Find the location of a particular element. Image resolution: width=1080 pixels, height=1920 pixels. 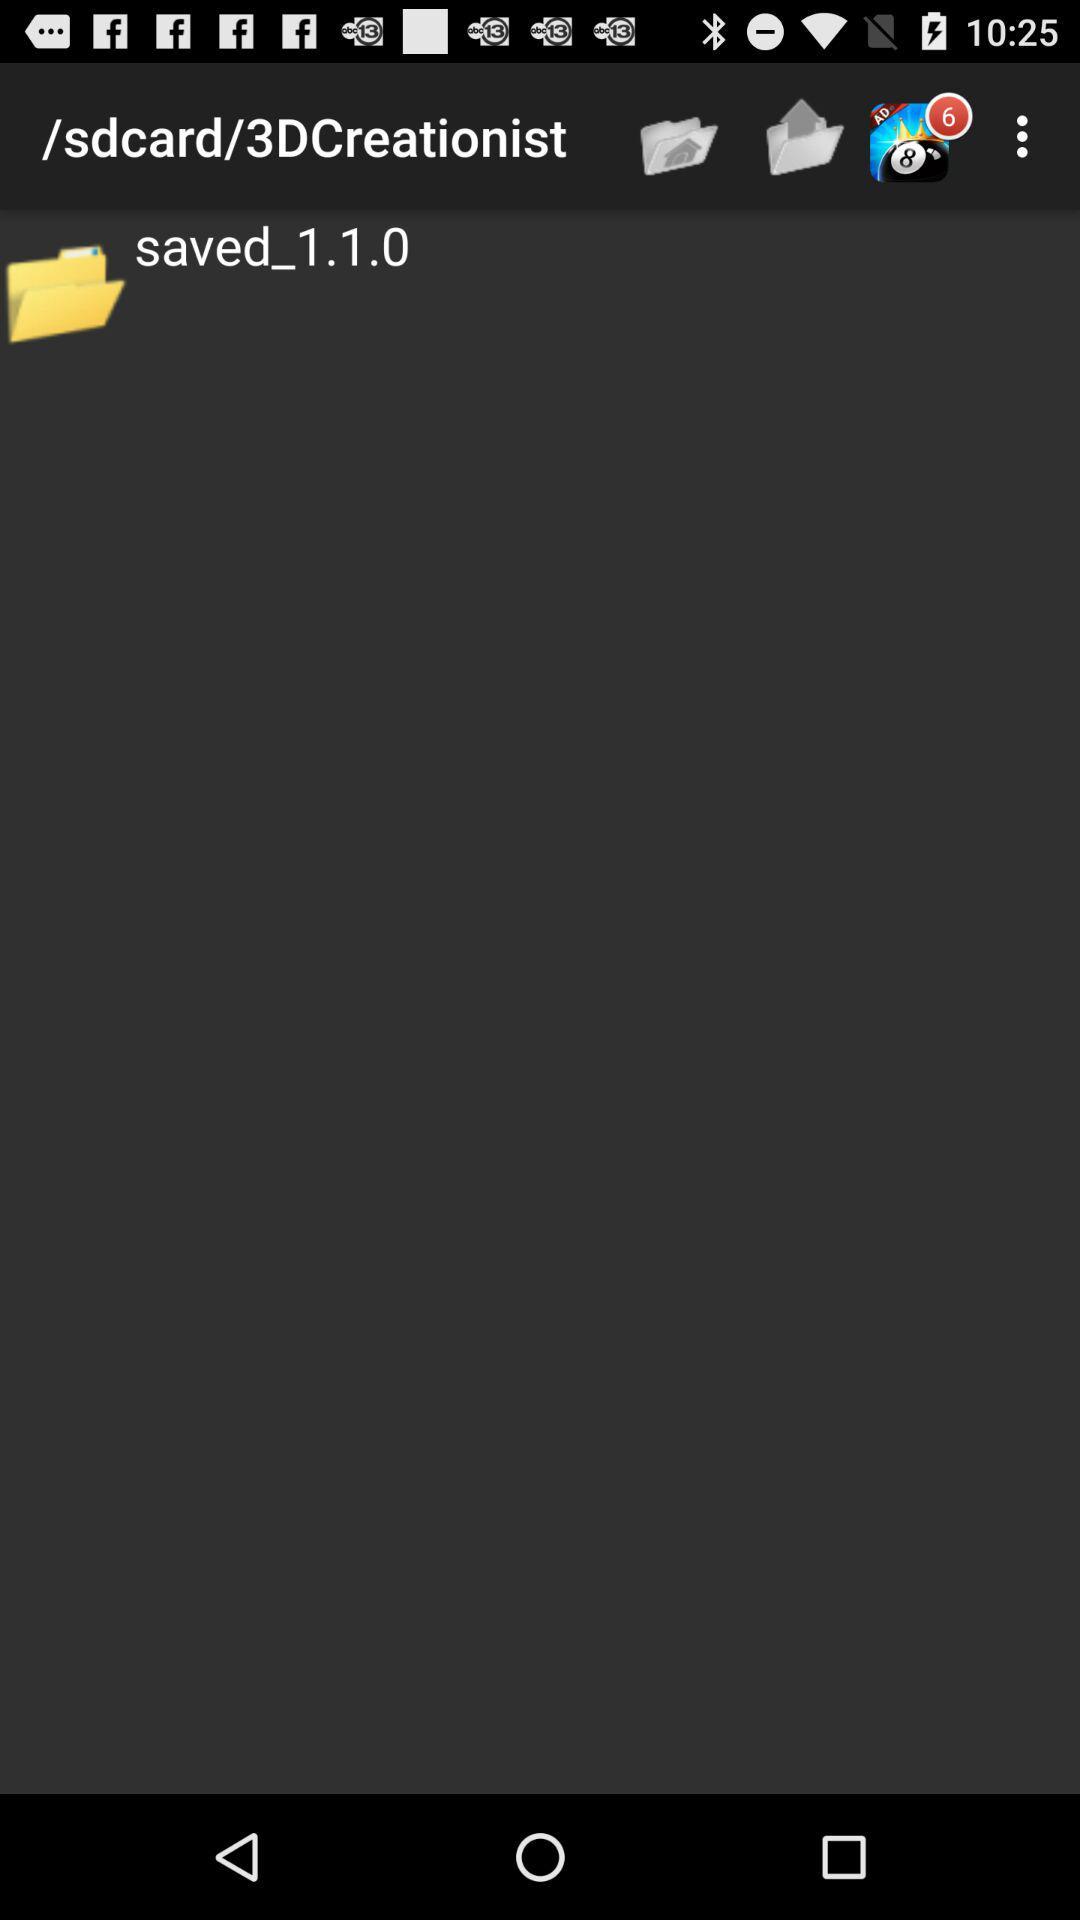

the icon next to /sdcard/3dcreationist icon is located at coordinates (680, 135).